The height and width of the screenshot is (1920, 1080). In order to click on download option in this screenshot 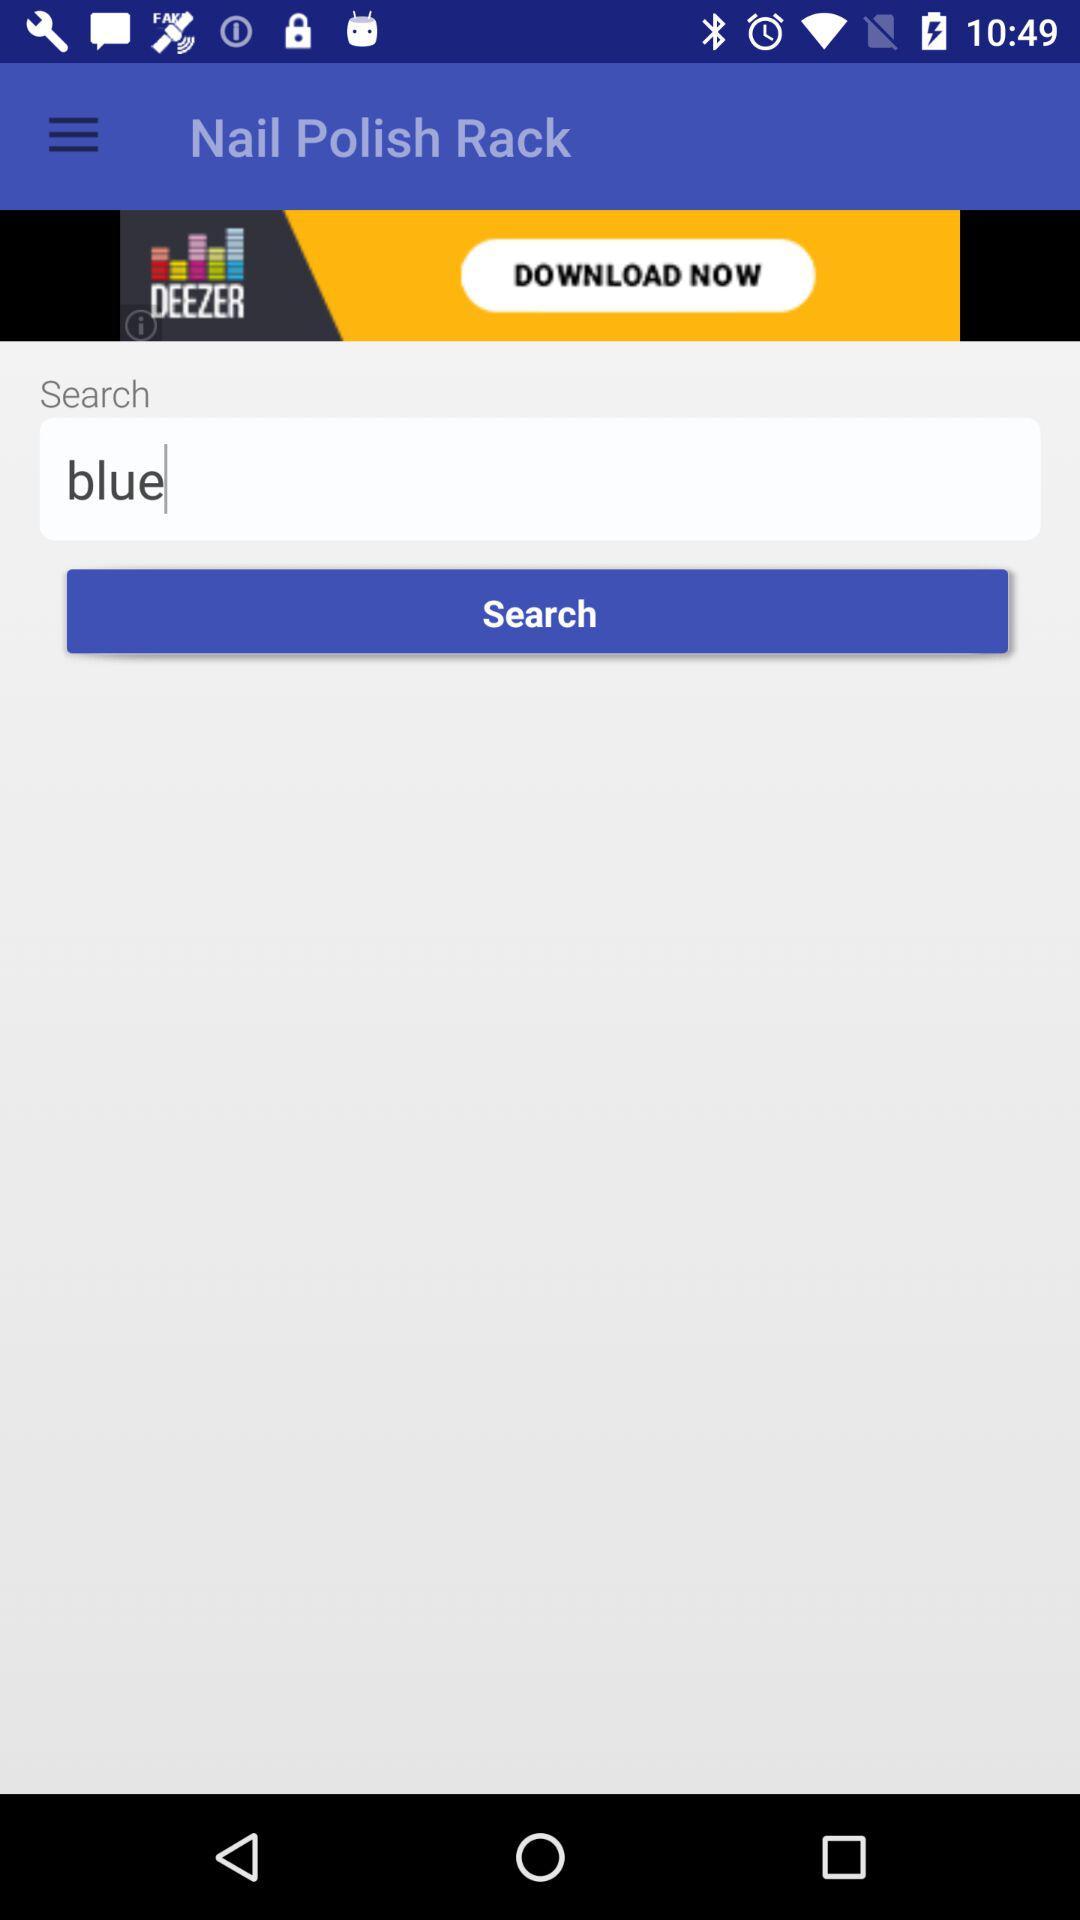, I will do `click(540, 274)`.